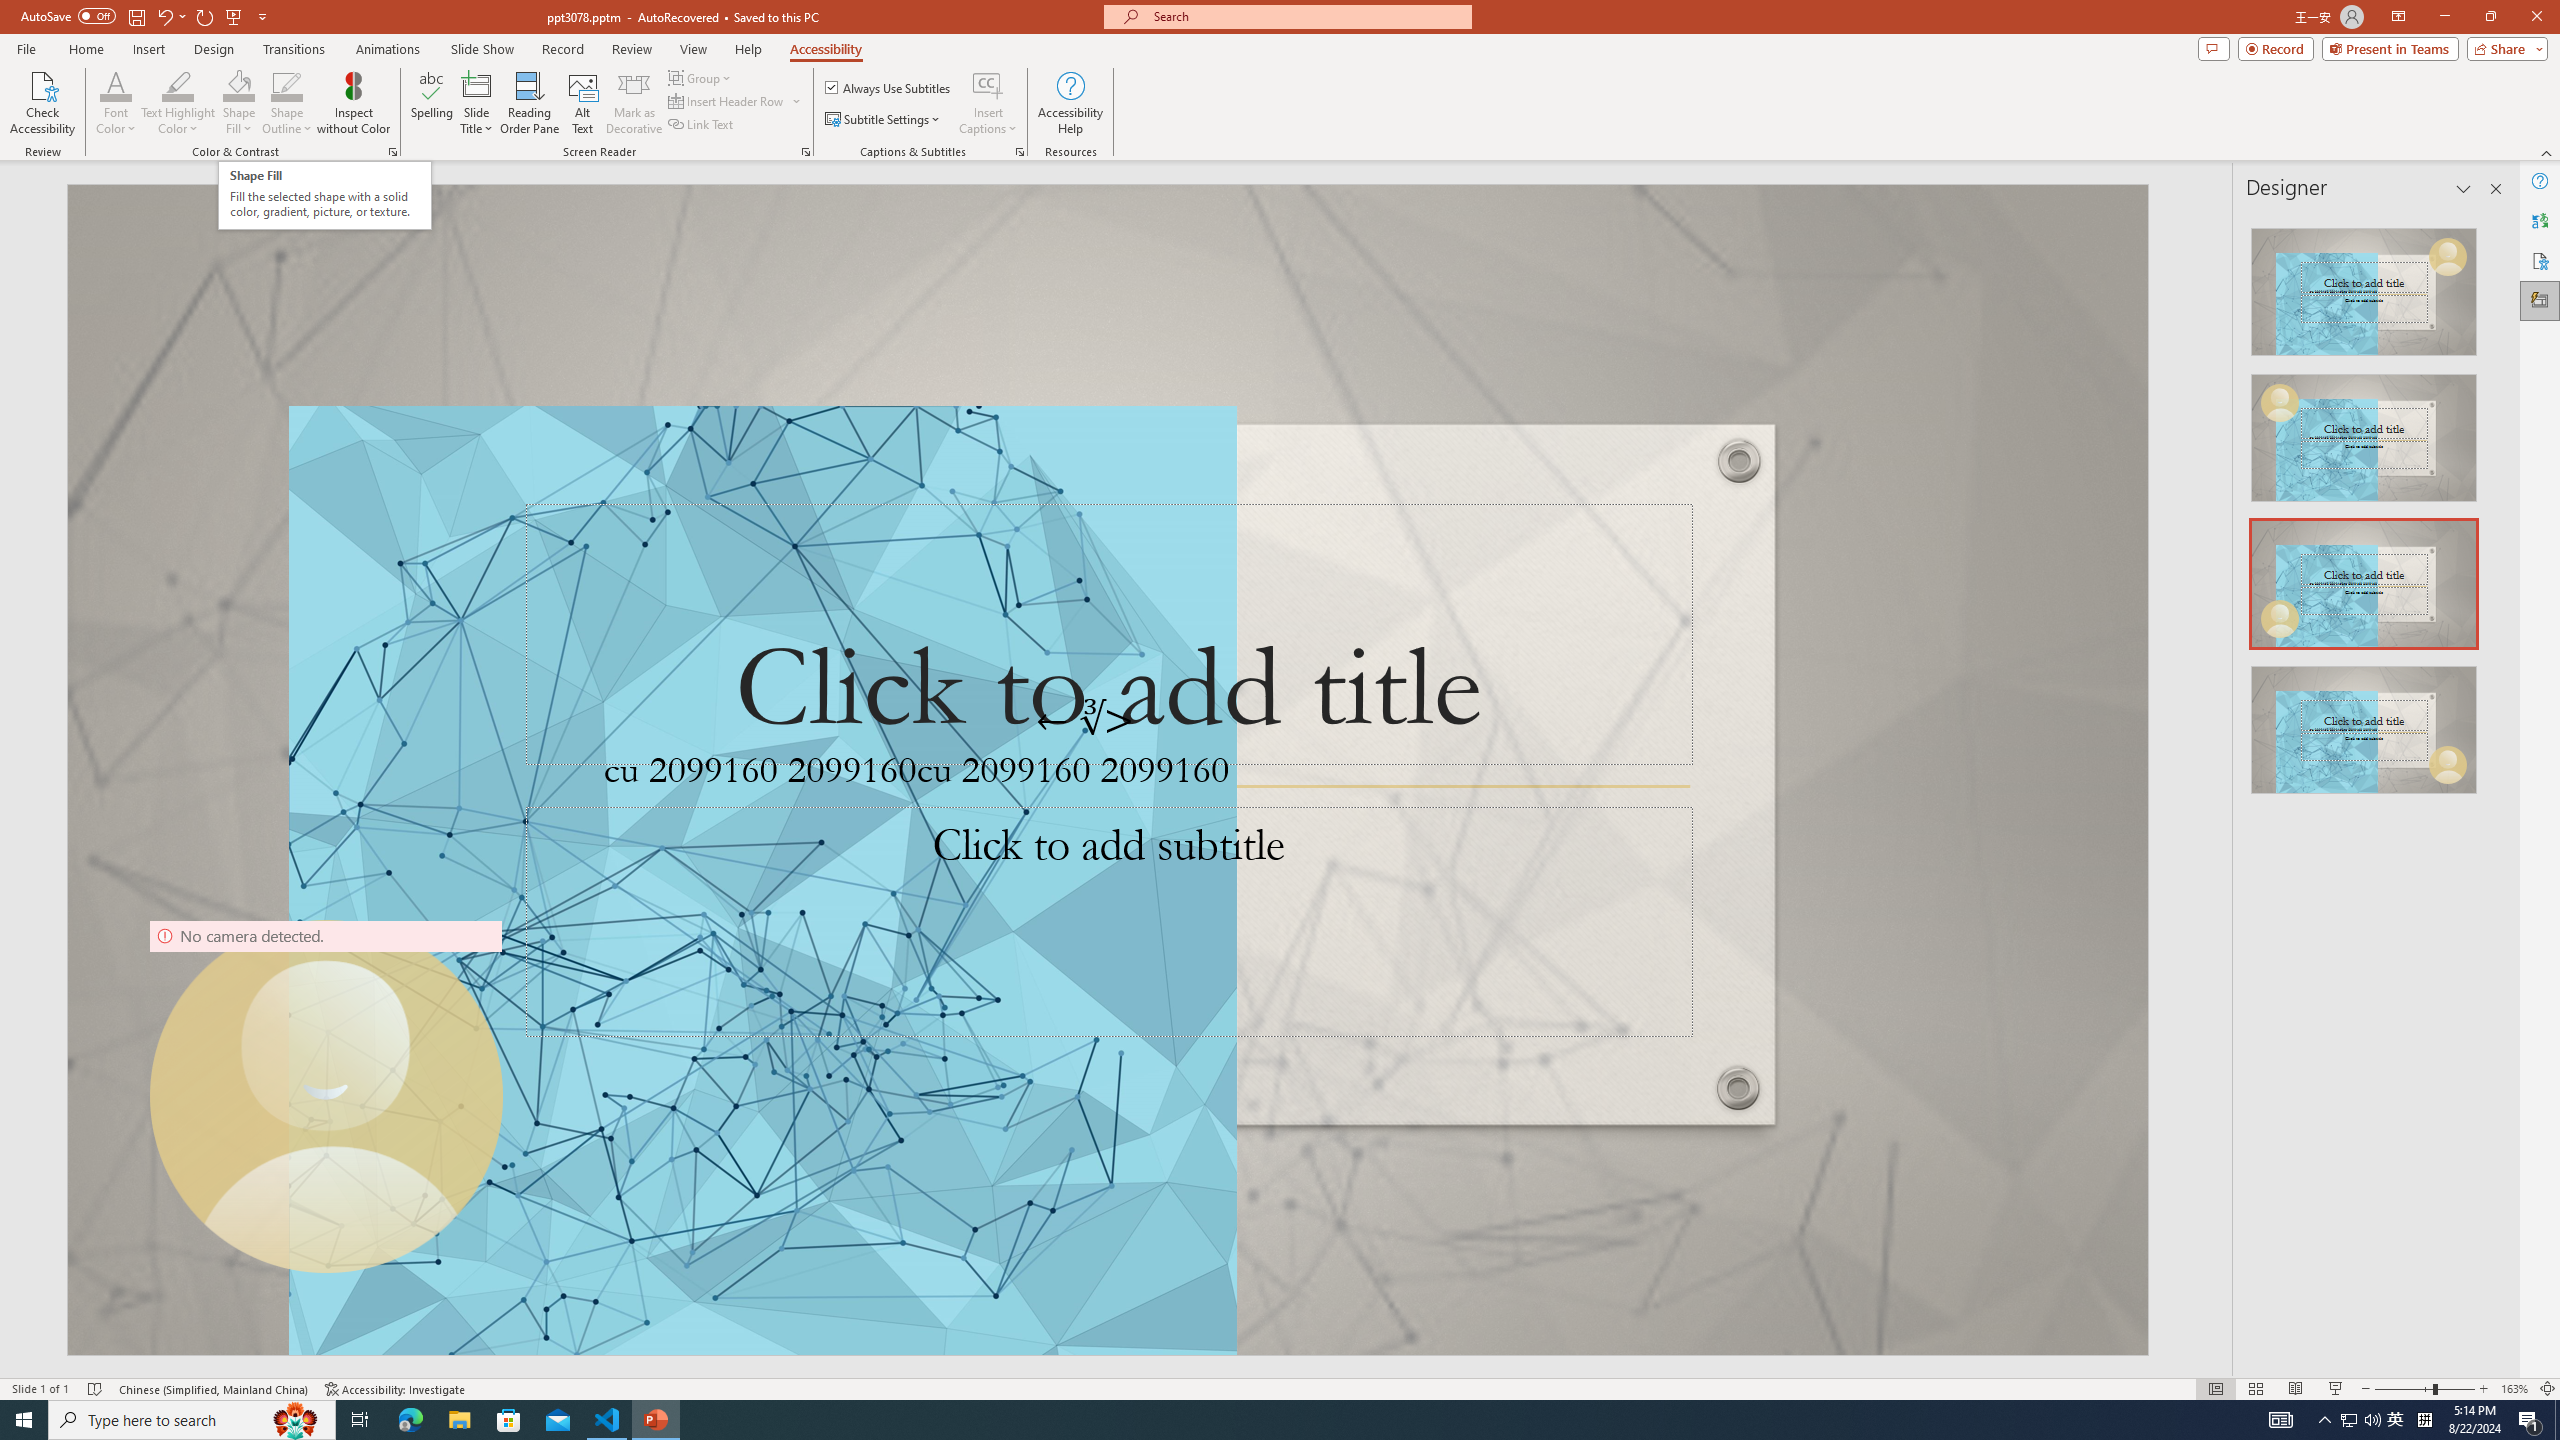  Describe the element at coordinates (987, 103) in the screenshot. I see `'Insert Captions'` at that location.